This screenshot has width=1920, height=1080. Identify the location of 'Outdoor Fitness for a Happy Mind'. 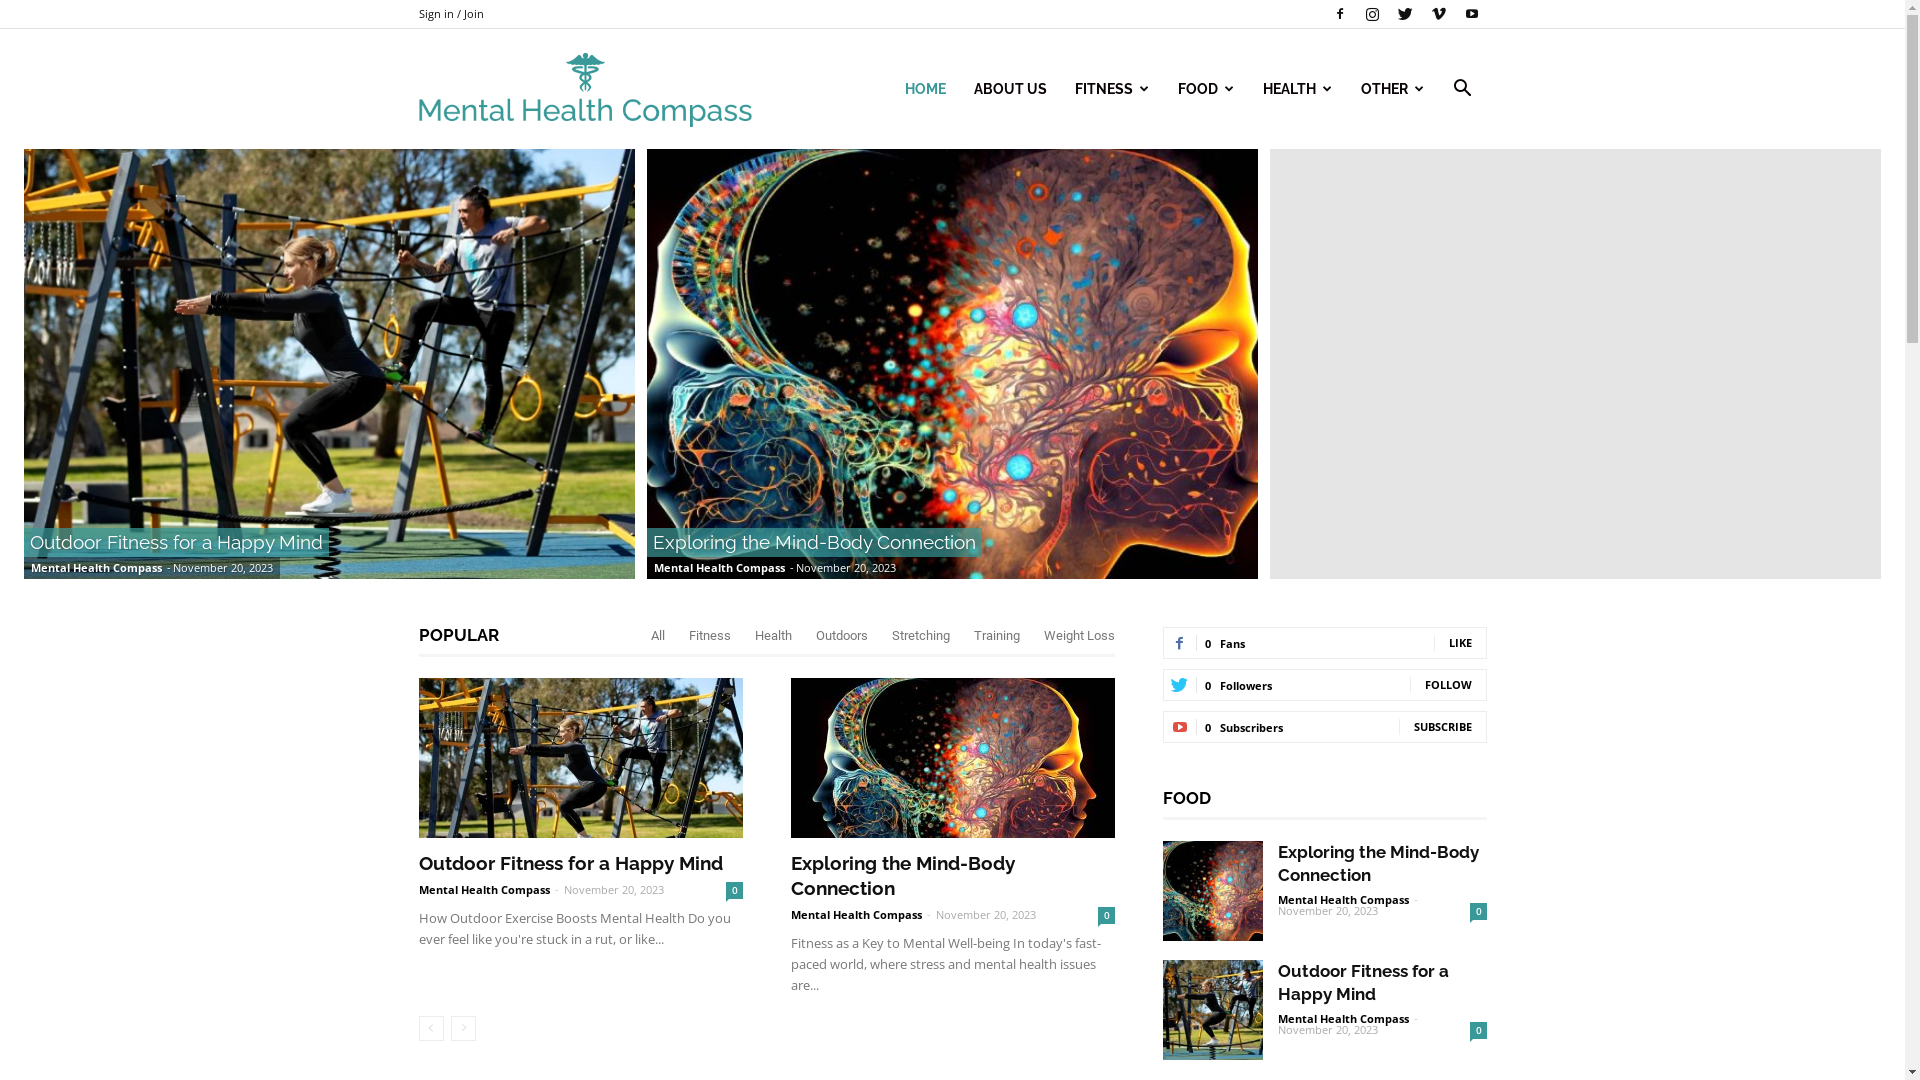
(329, 363).